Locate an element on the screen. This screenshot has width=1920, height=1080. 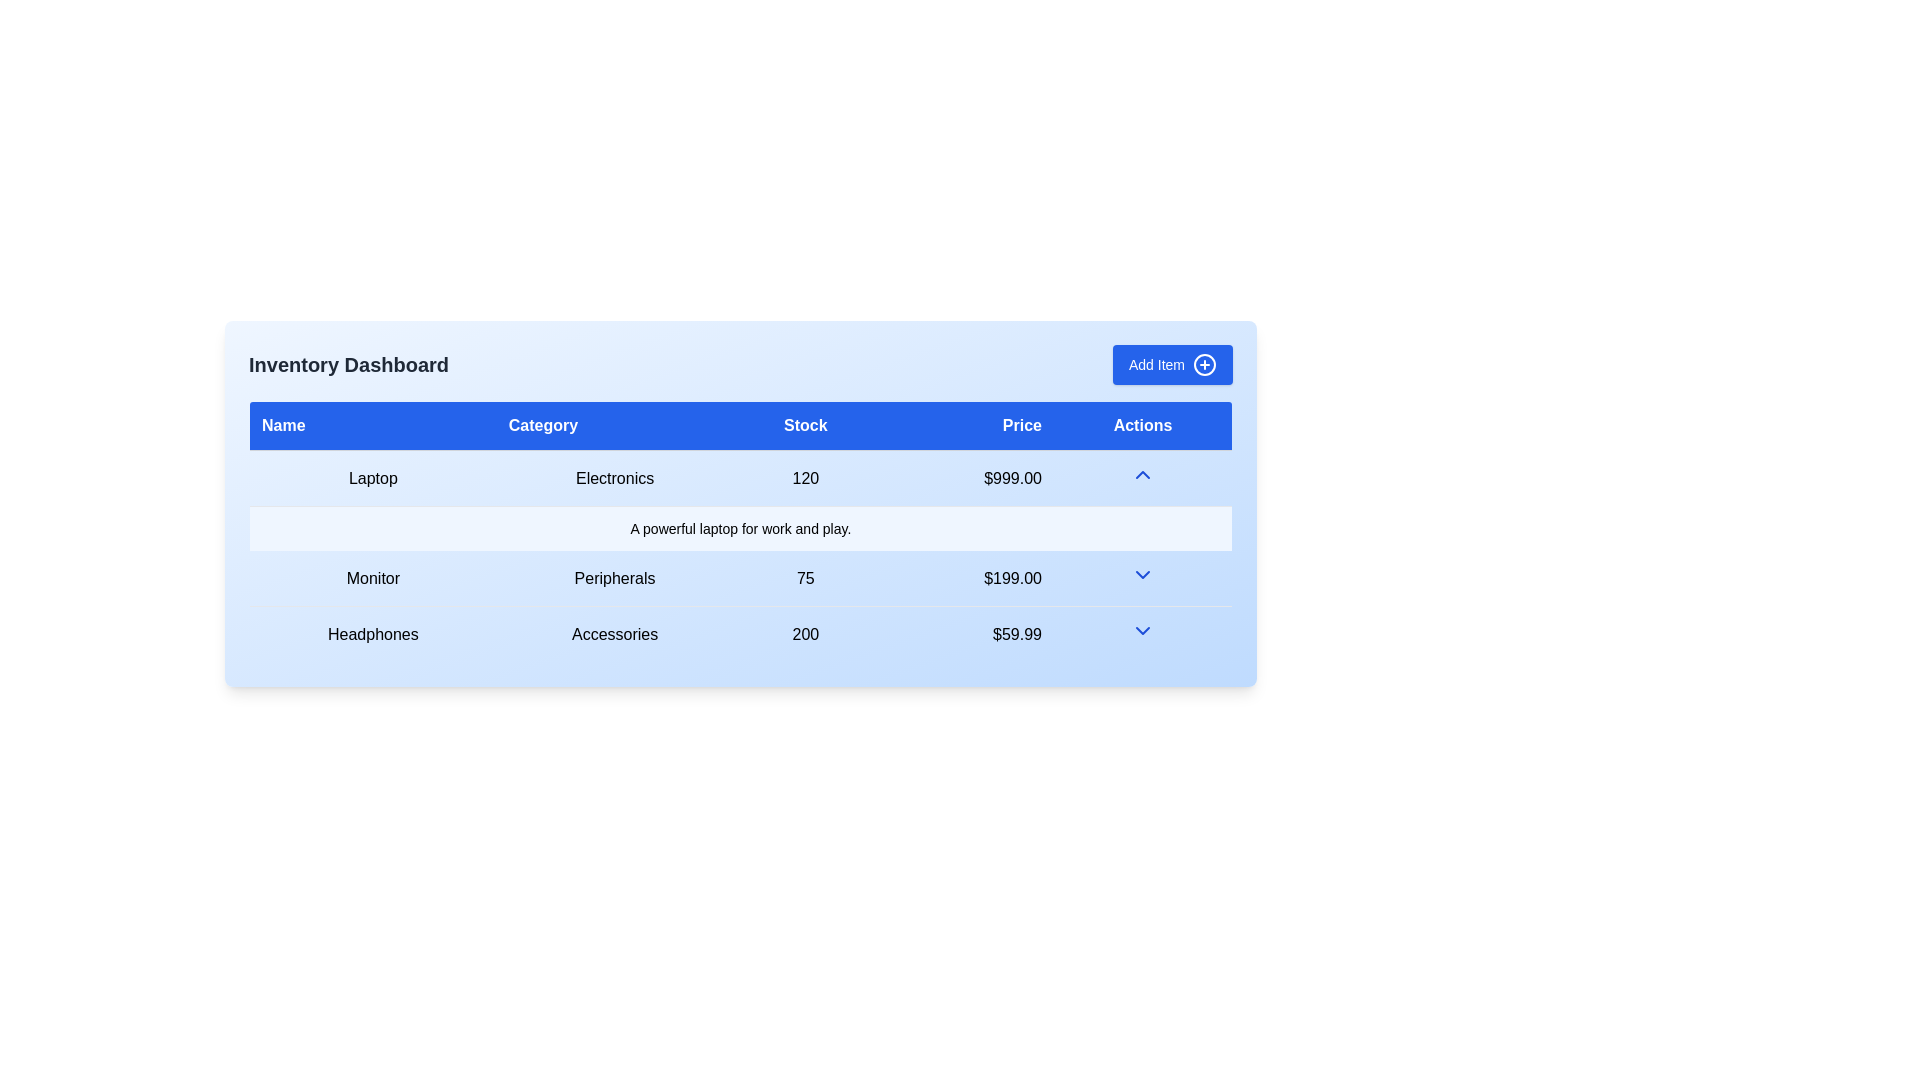
the circular plus icon embedded within the 'Add Item' button, located at the right edge of the button is located at coordinates (1203, 365).